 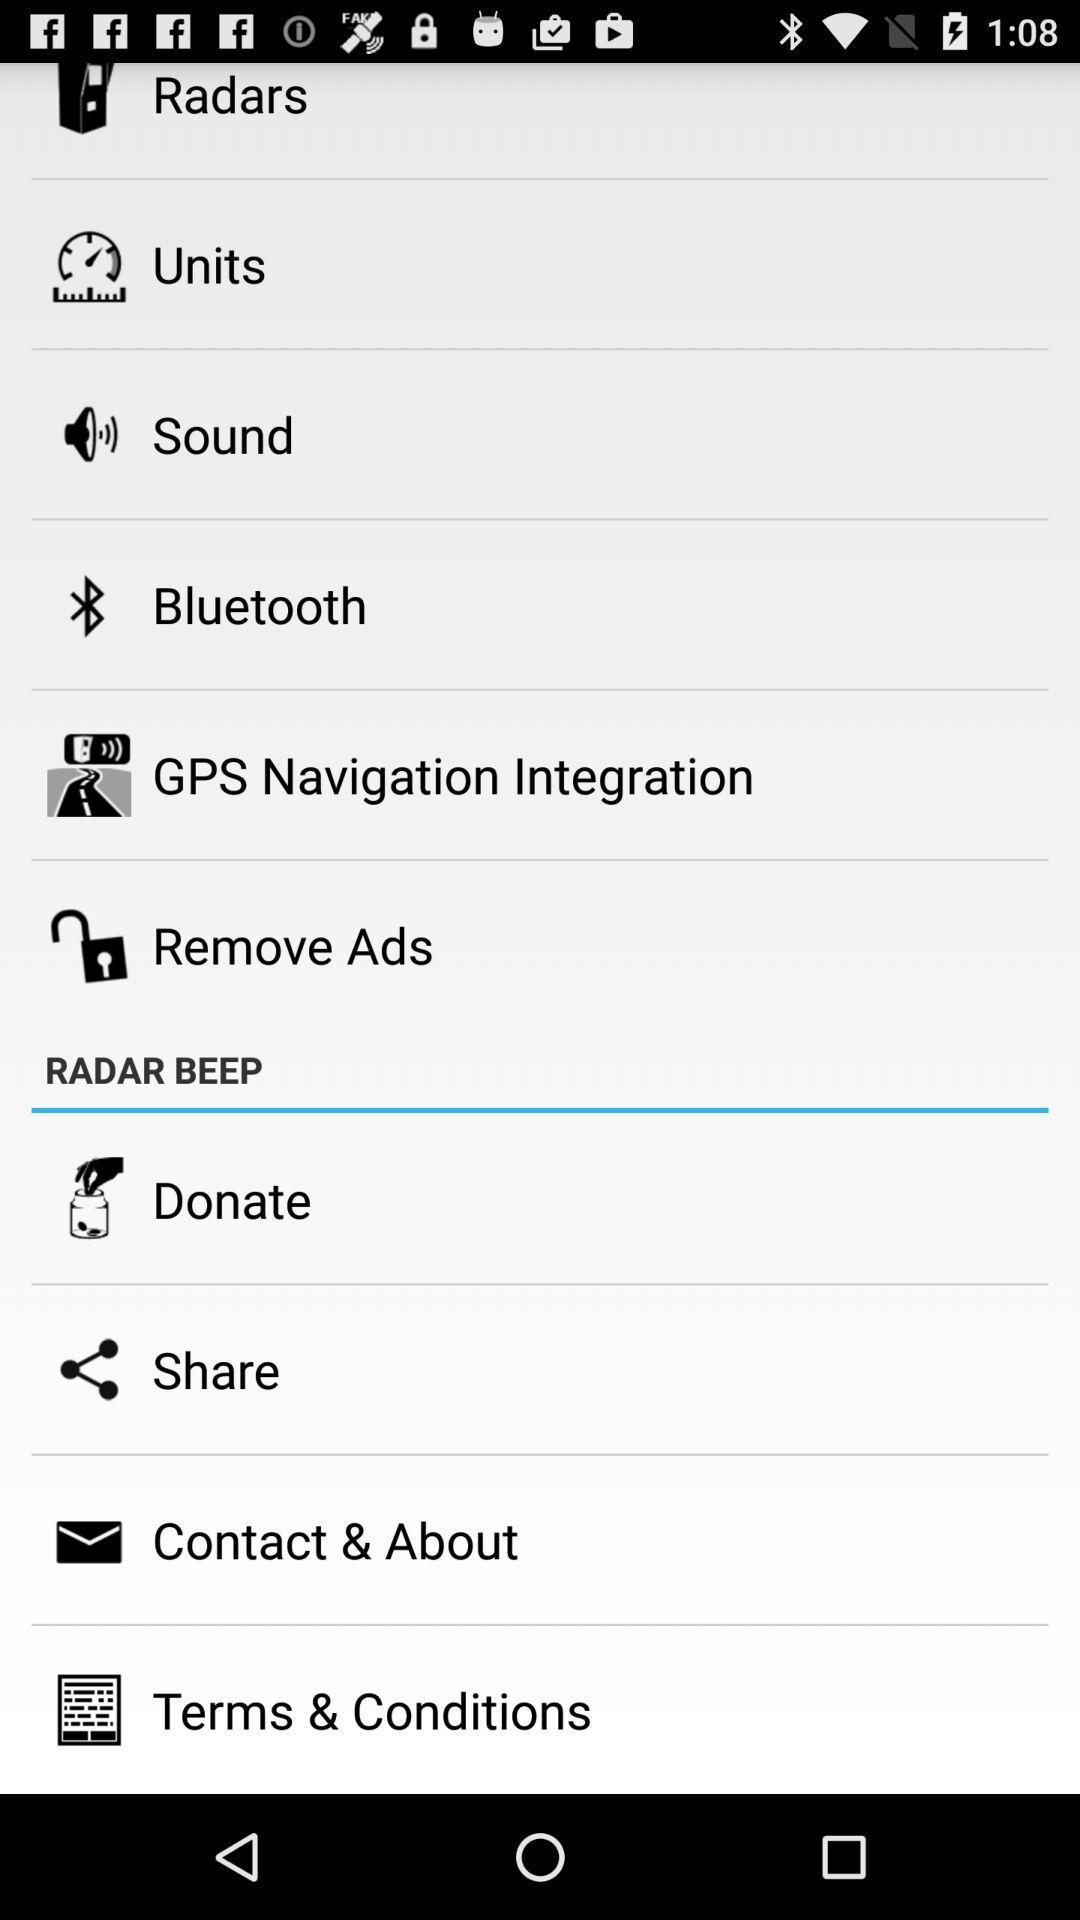 What do you see at coordinates (153, 1068) in the screenshot?
I see `the radar beep icon` at bounding box center [153, 1068].